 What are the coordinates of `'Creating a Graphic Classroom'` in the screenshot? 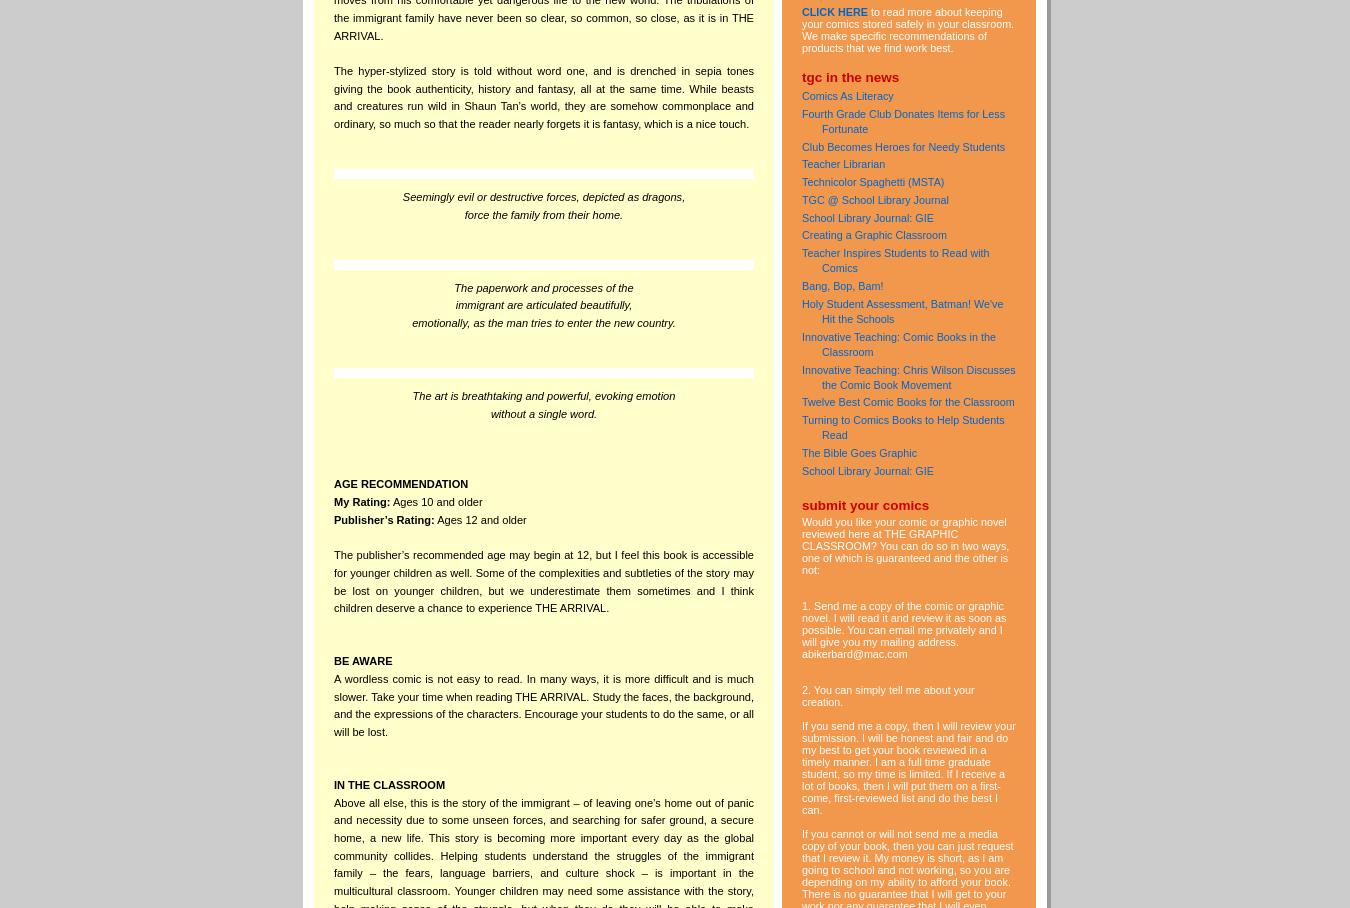 It's located at (874, 233).